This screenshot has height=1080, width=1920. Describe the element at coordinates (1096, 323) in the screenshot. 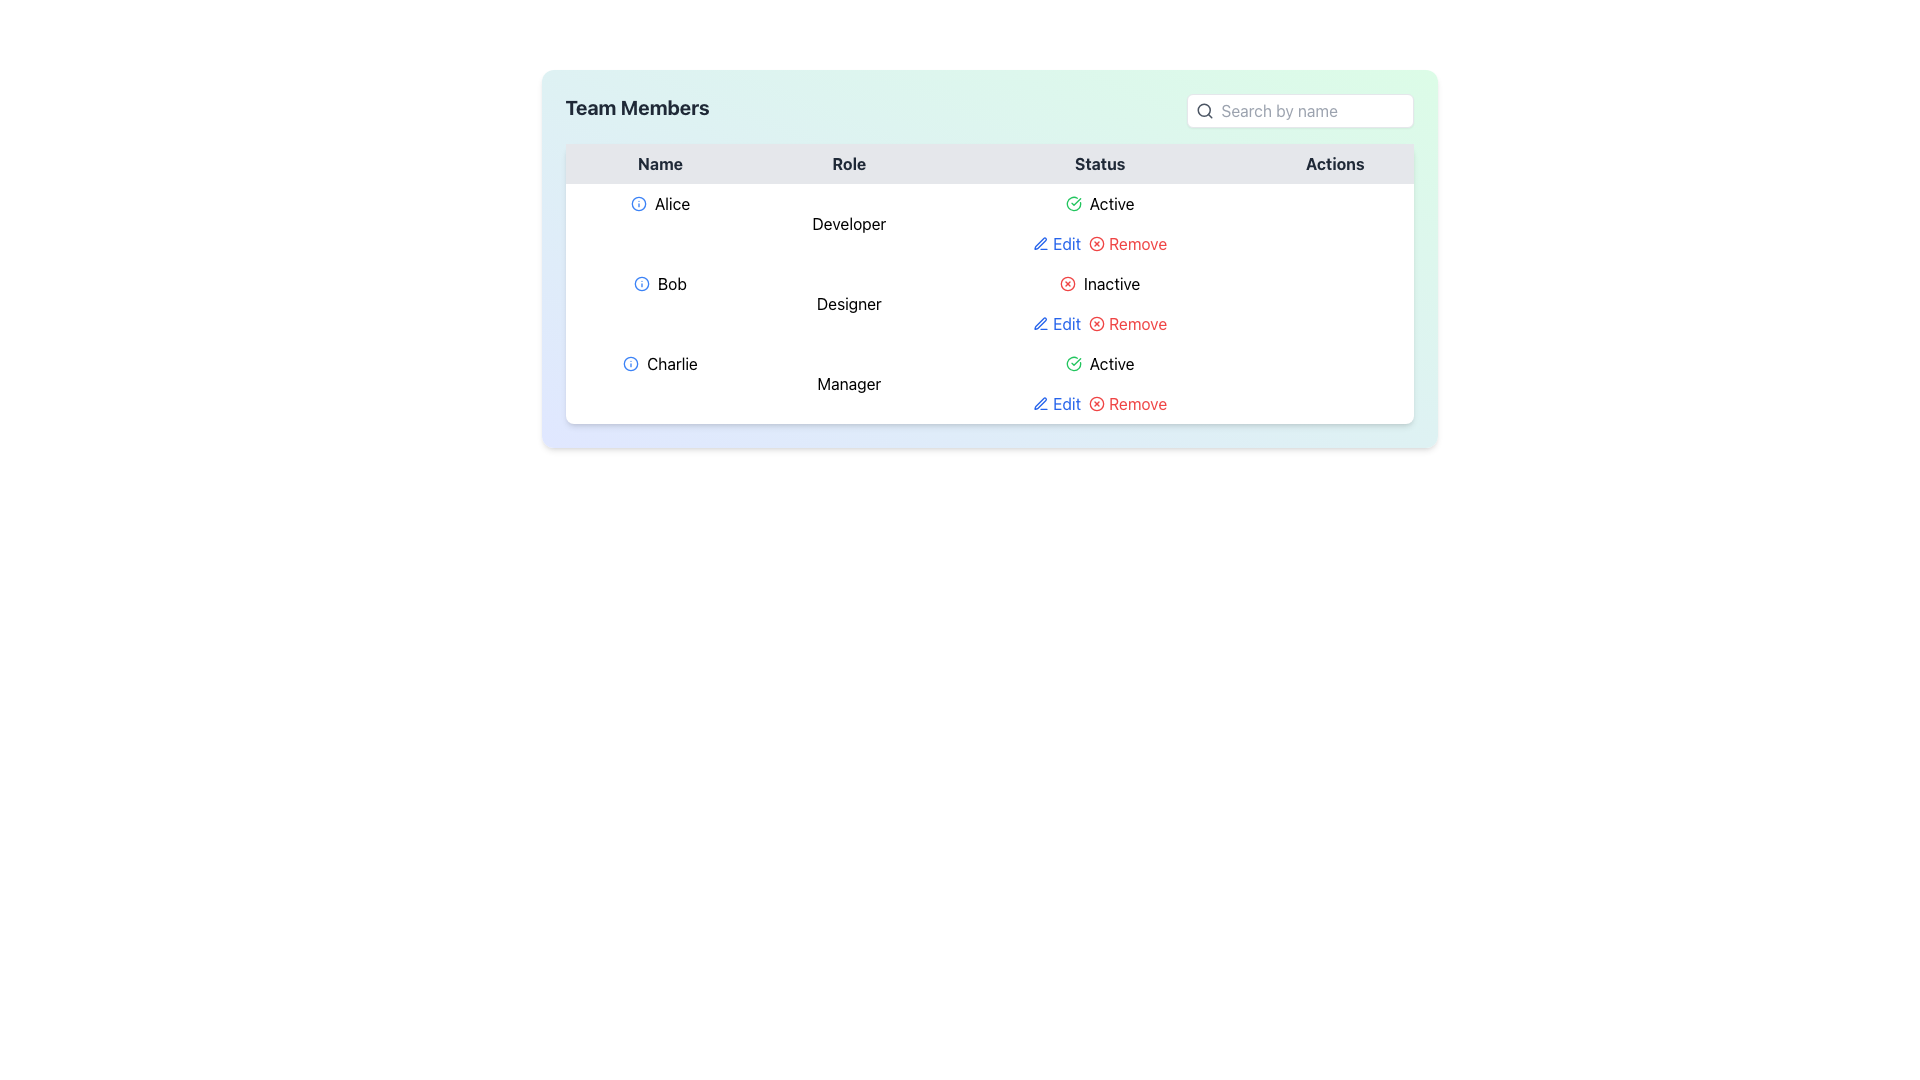

I see `the delete button corresponding to Bob's entry in the Actions column` at that location.